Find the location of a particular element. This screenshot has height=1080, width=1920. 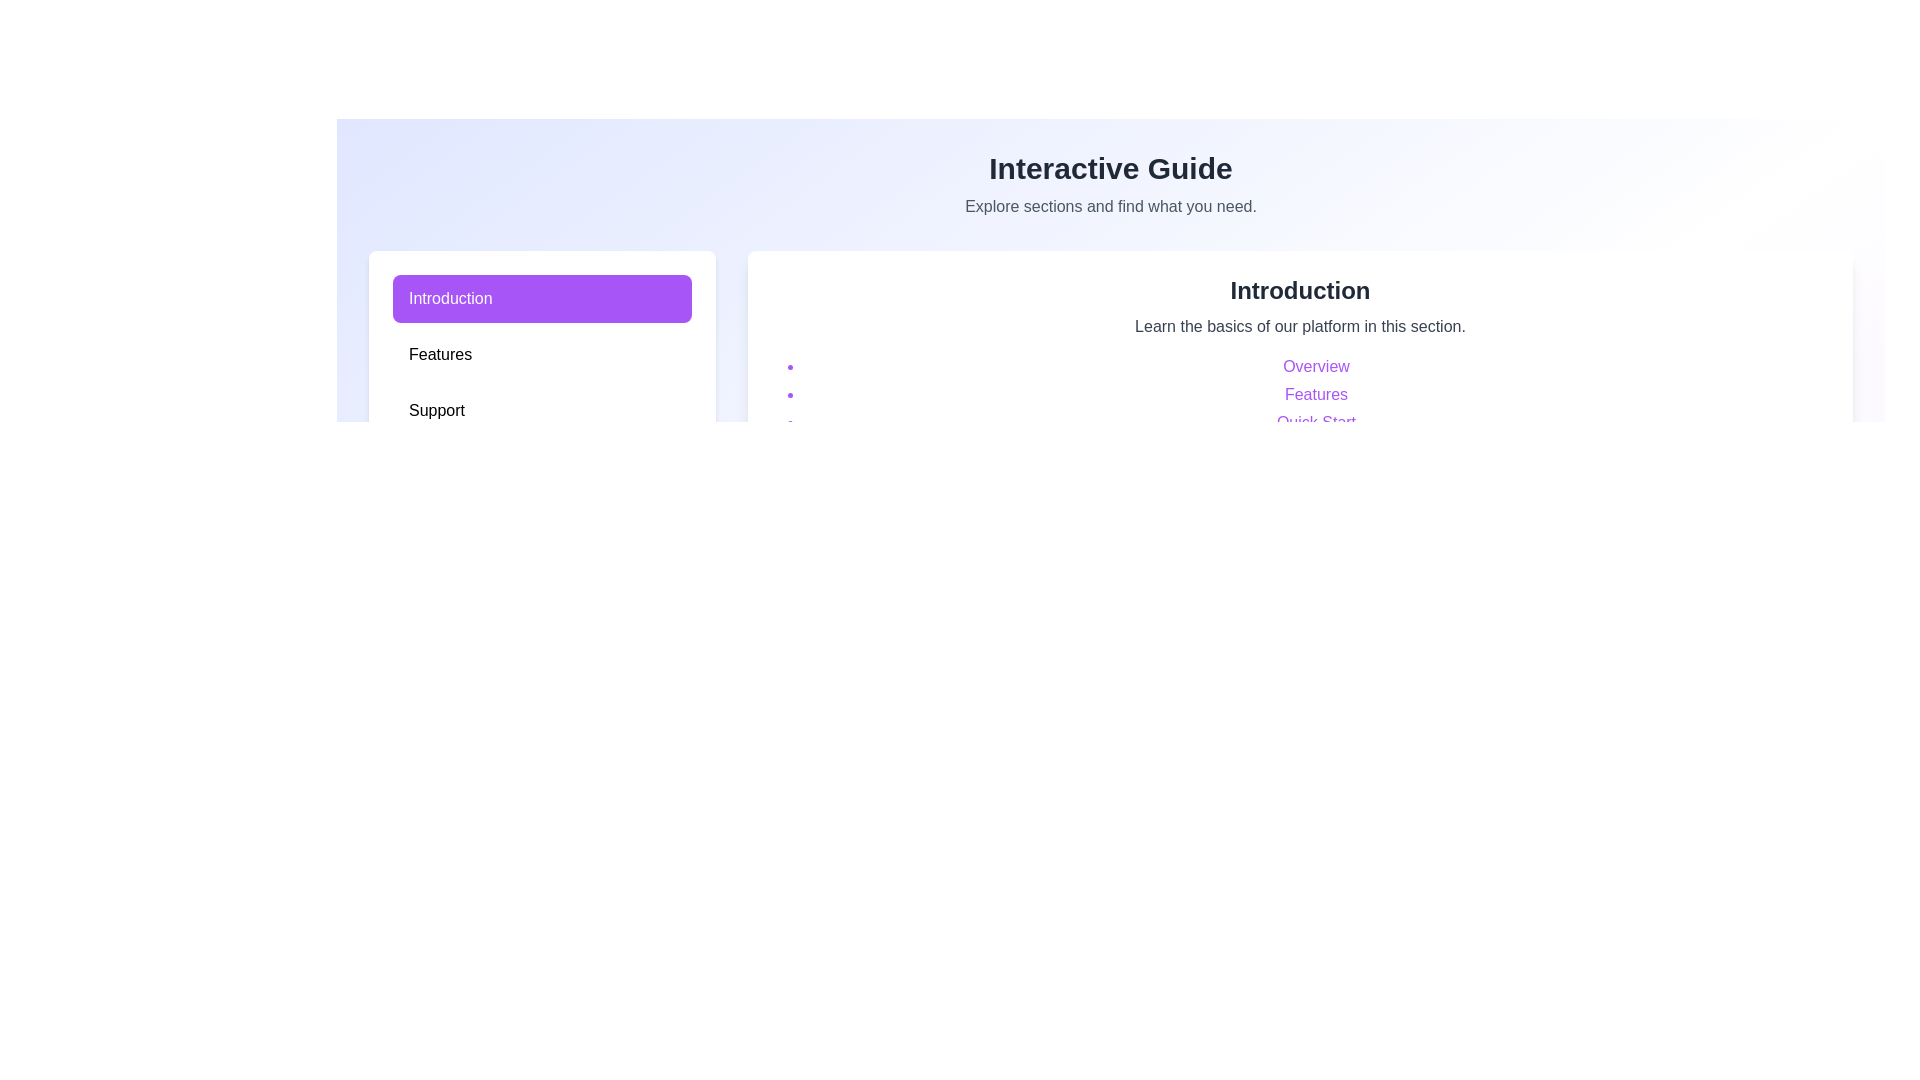

the 'Support' button, which is the last button in a vertical stack with a white background that changes to light purple on hover is located at coordinates (542, 410).